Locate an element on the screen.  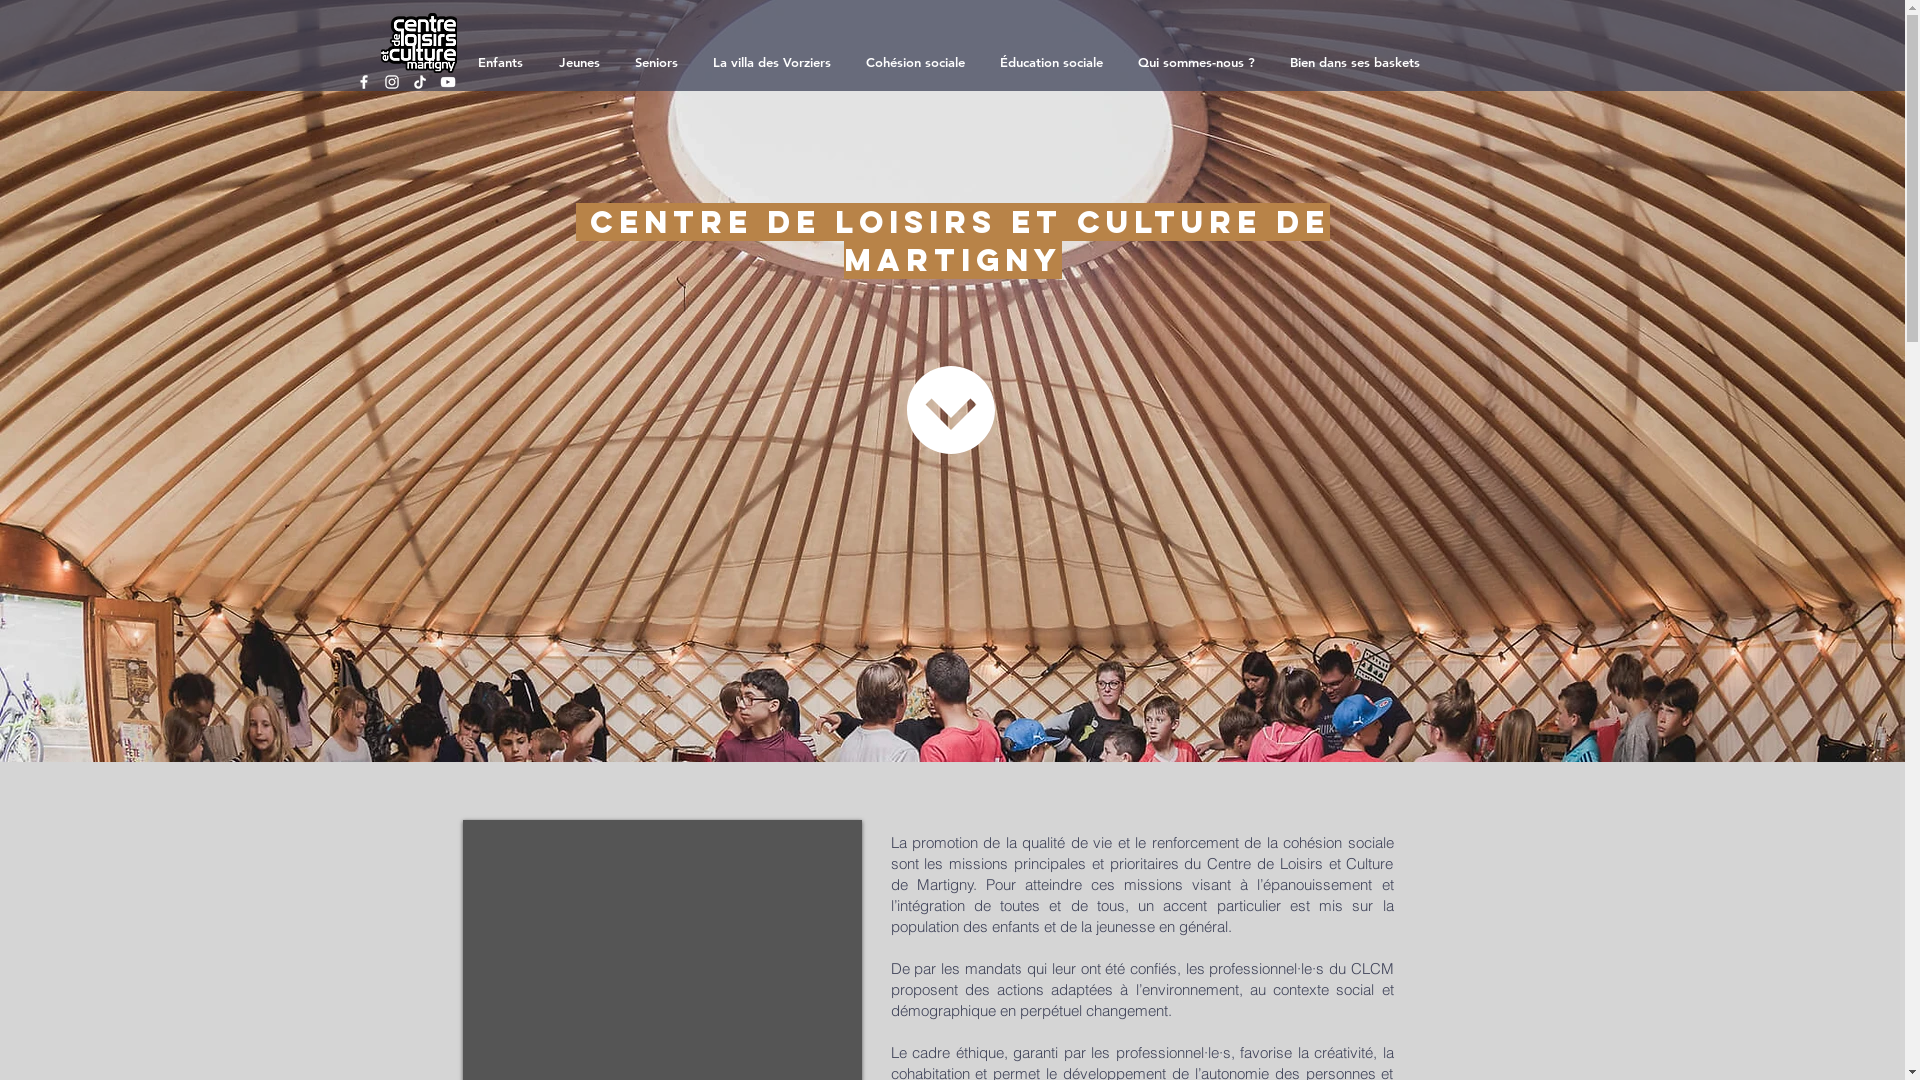
'Seniors' is located at coordinates (658, 60).